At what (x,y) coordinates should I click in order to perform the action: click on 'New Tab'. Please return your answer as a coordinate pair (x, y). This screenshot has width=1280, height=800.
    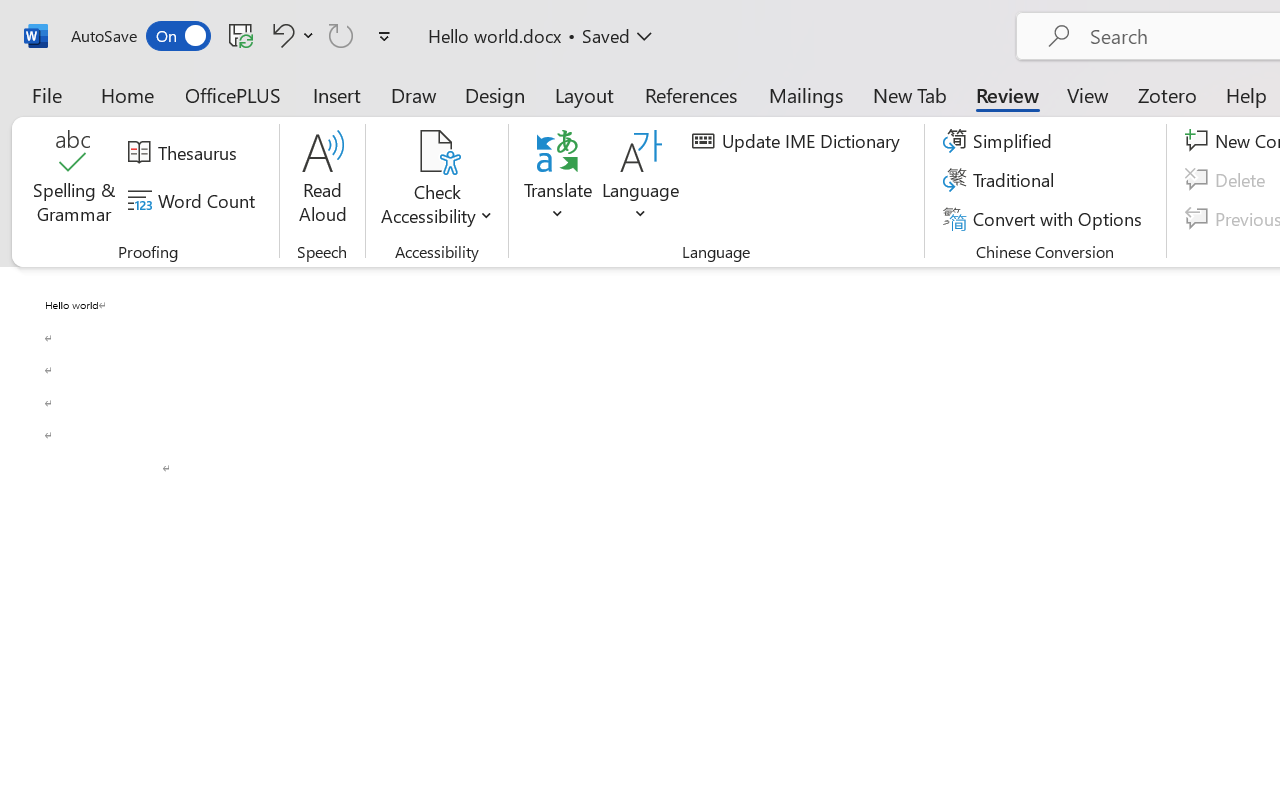
    Looking at the image, I should click on (909, 94).